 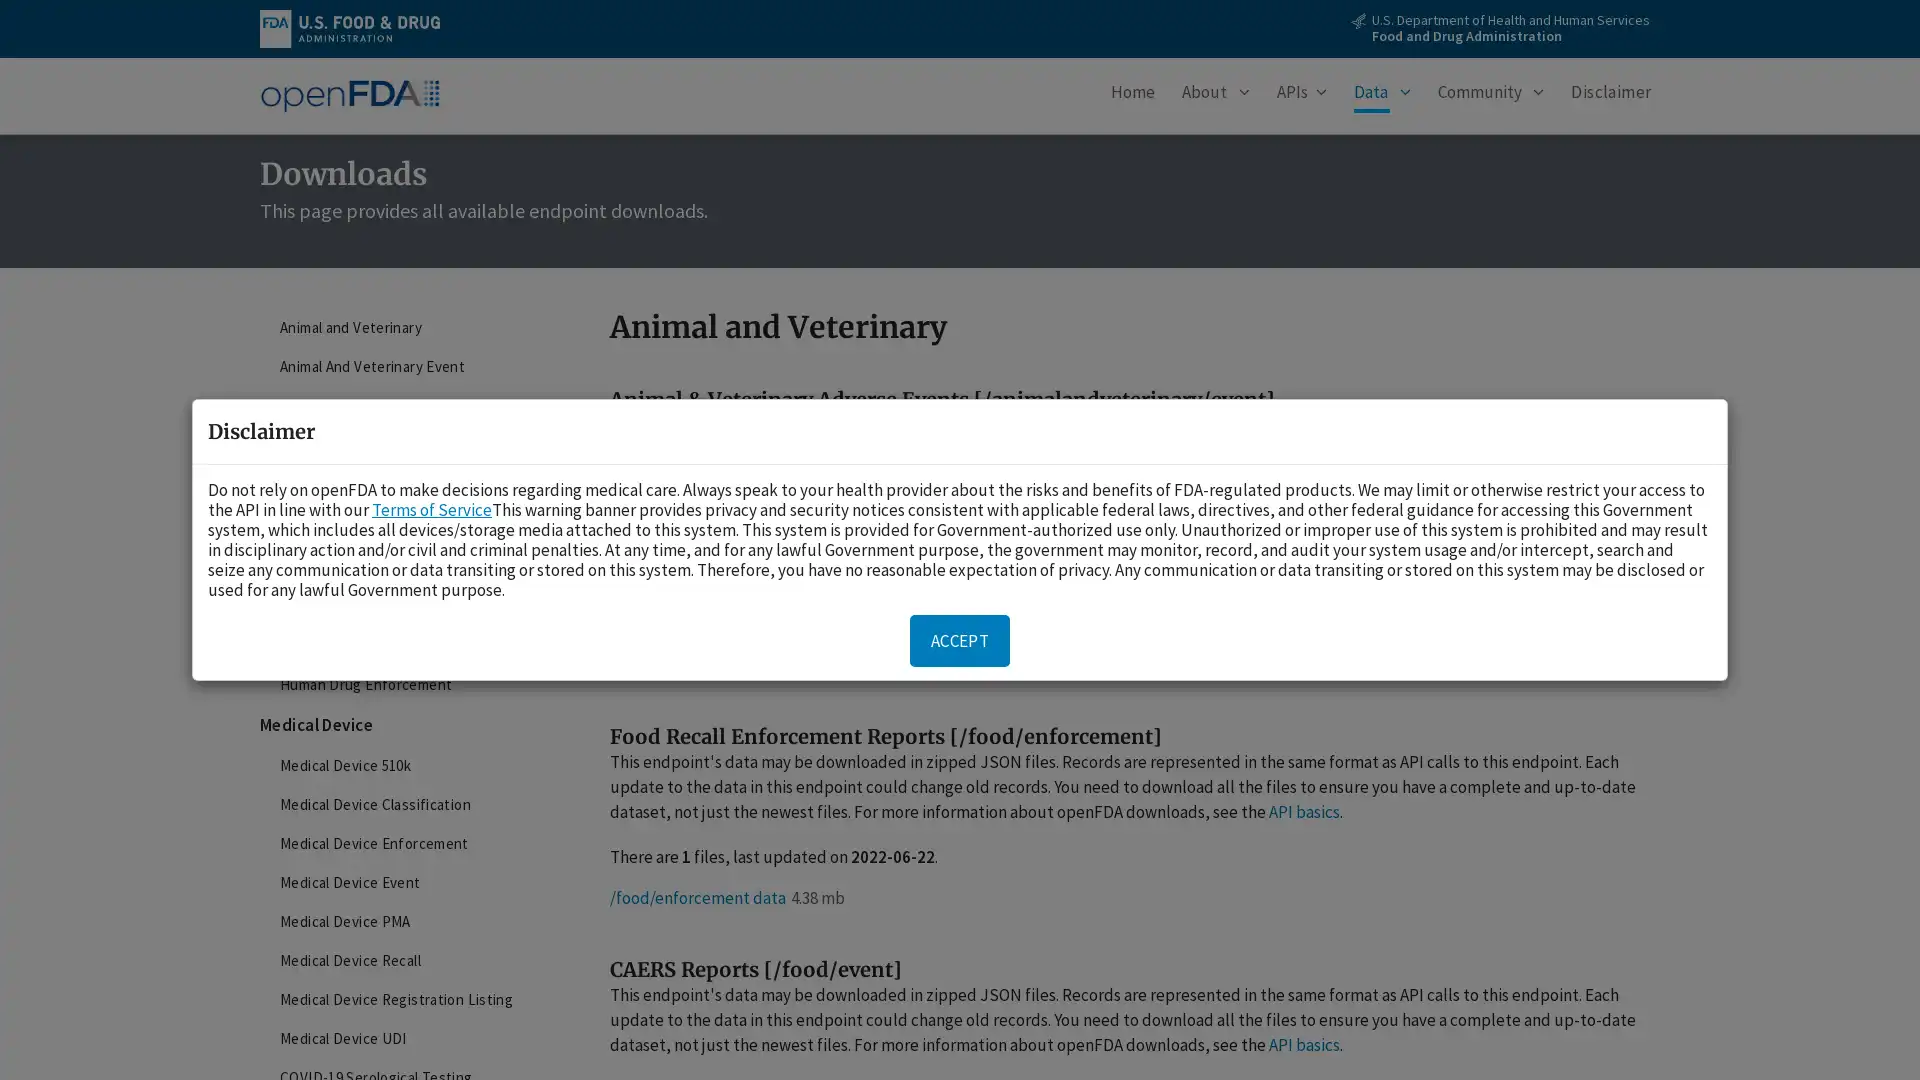 I want to click on ACCEPT, so click(x=960, y=640).